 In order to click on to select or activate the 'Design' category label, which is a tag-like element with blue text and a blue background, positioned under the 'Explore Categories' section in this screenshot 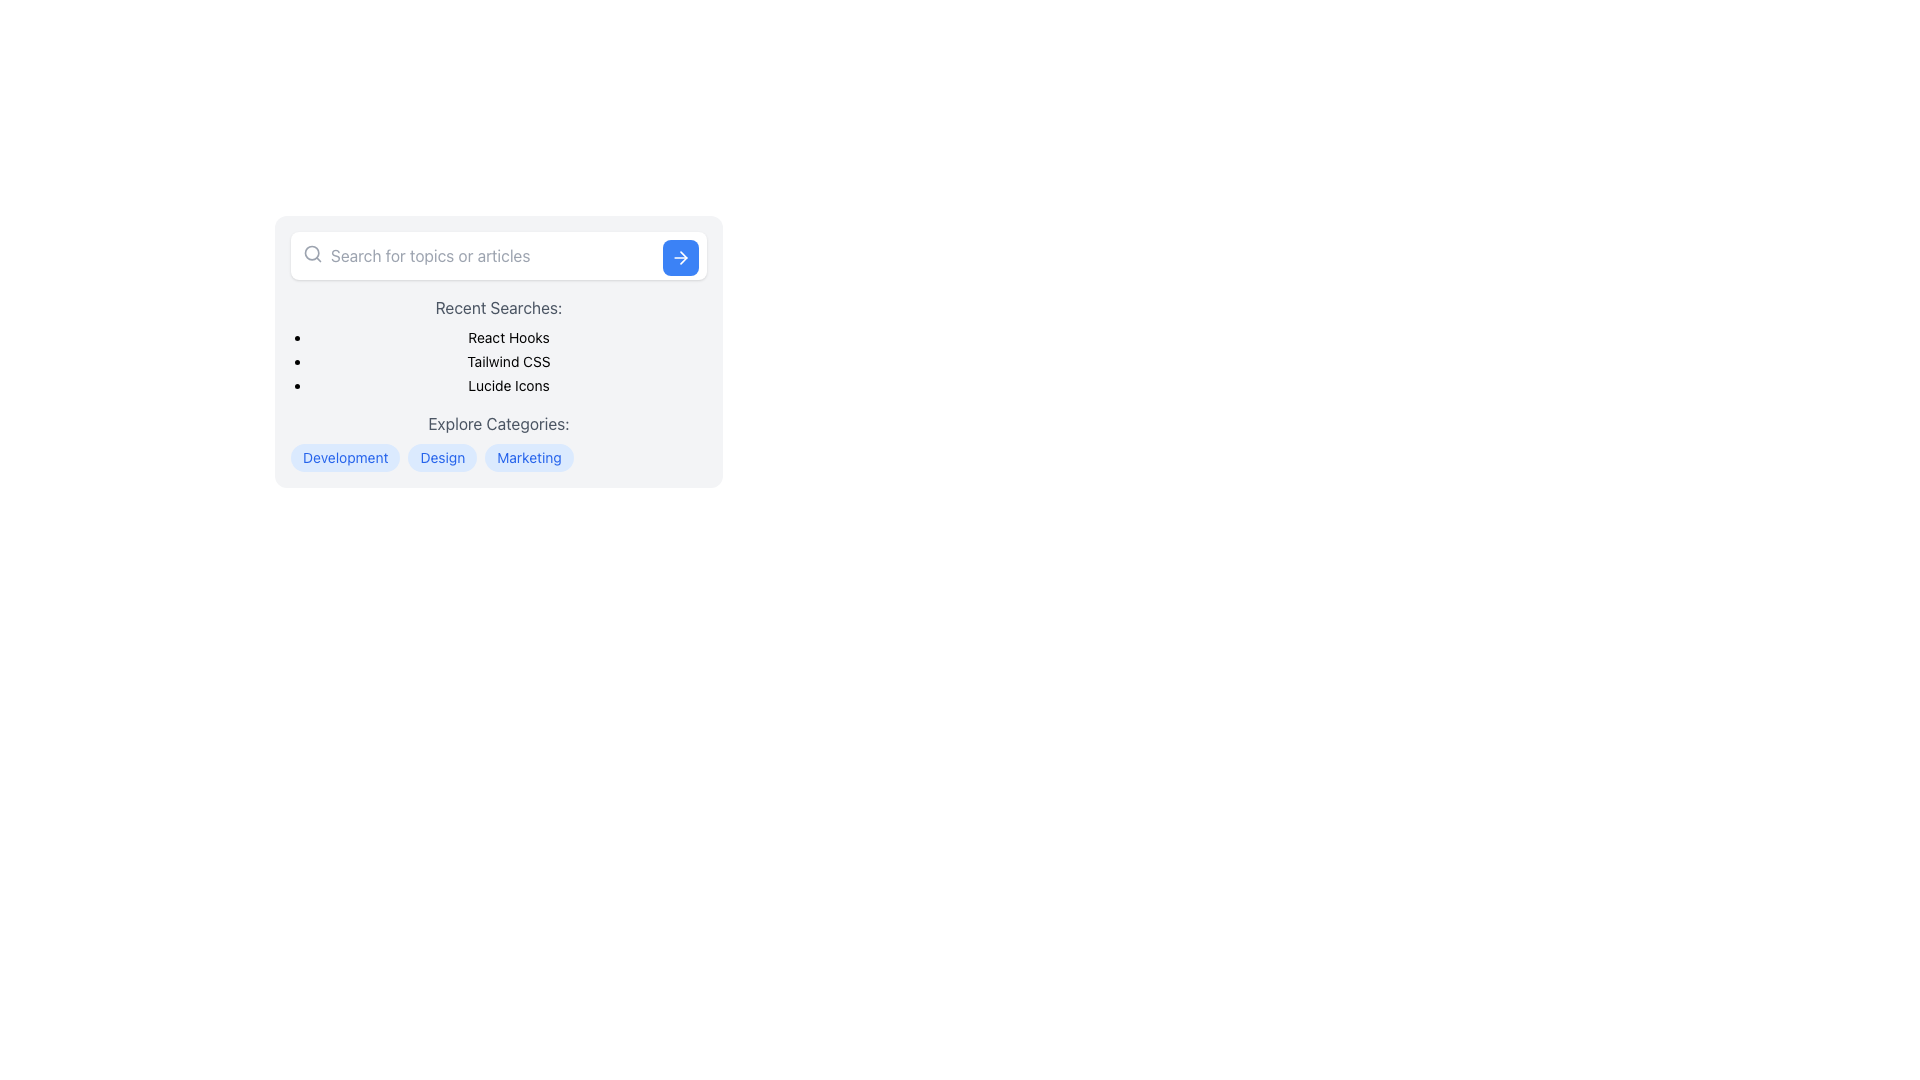, I will do `click(441, 458)`.